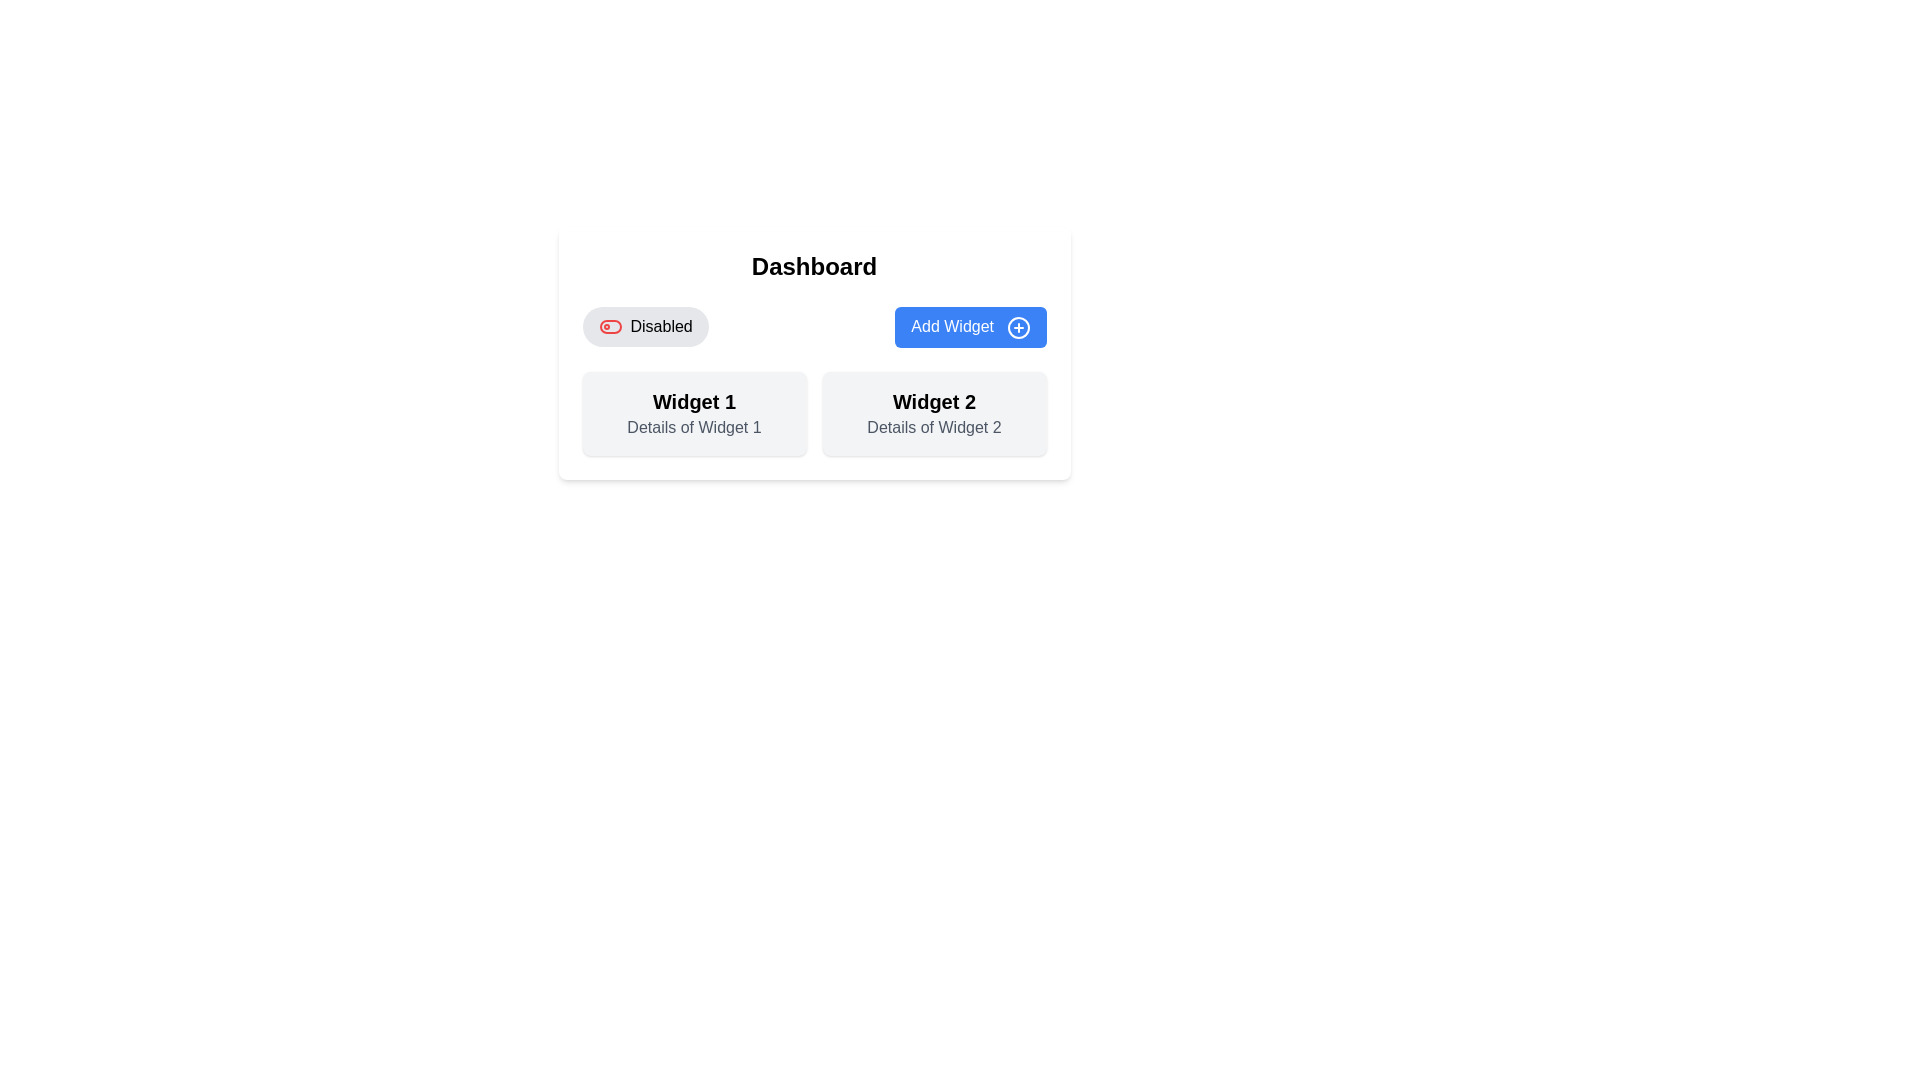 Image resolution: width=1920 pixels, height=1080 pixels. What do you see at coordinates (609, 326) in the screenshot?
I see `the Toggle icon (status indicator) which visually indicates the 'disabled' state, located left of the text 'Disabled'` at bounding box center [609, 326].